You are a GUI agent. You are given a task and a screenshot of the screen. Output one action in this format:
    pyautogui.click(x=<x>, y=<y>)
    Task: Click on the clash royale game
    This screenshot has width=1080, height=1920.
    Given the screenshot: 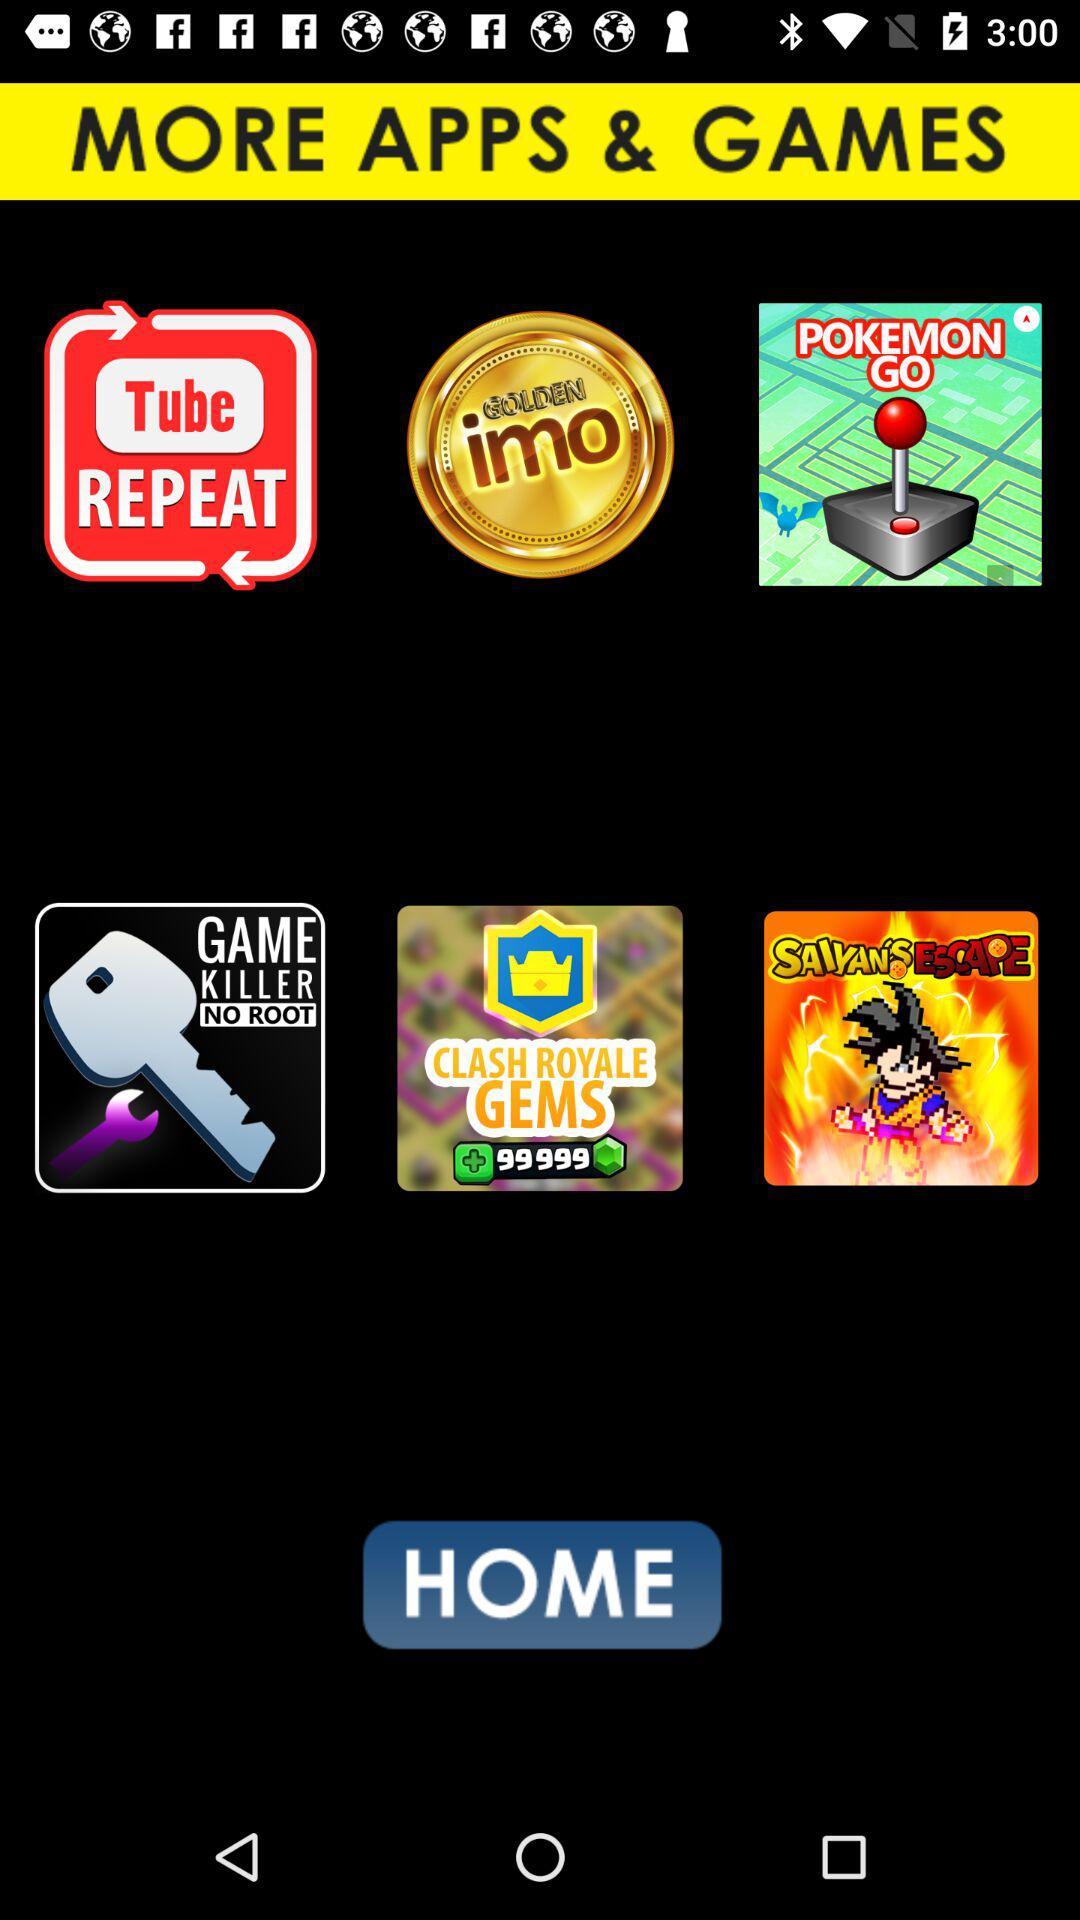 What is the action you would take?
    pyautogui.click(x=540, y=1047)
    